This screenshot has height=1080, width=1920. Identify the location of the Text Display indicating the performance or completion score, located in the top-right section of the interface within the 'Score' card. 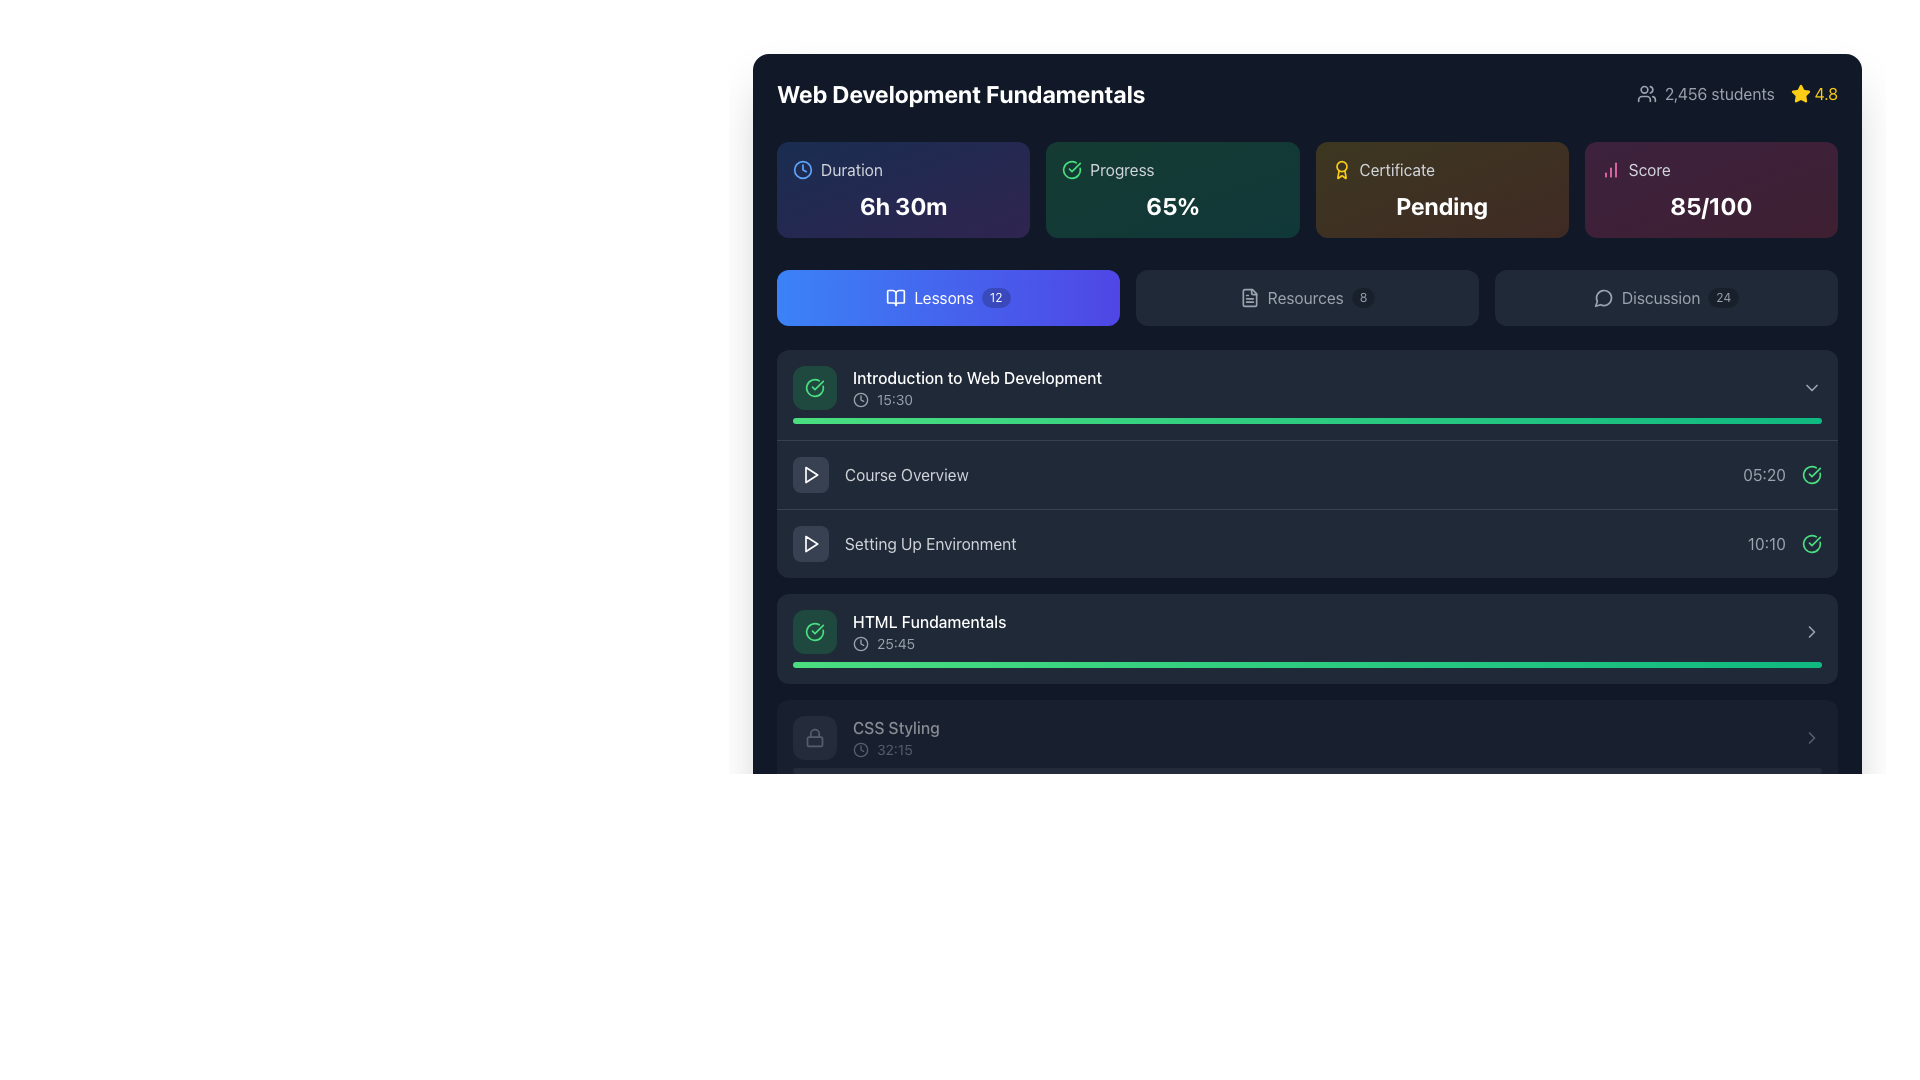
(1710, 205).